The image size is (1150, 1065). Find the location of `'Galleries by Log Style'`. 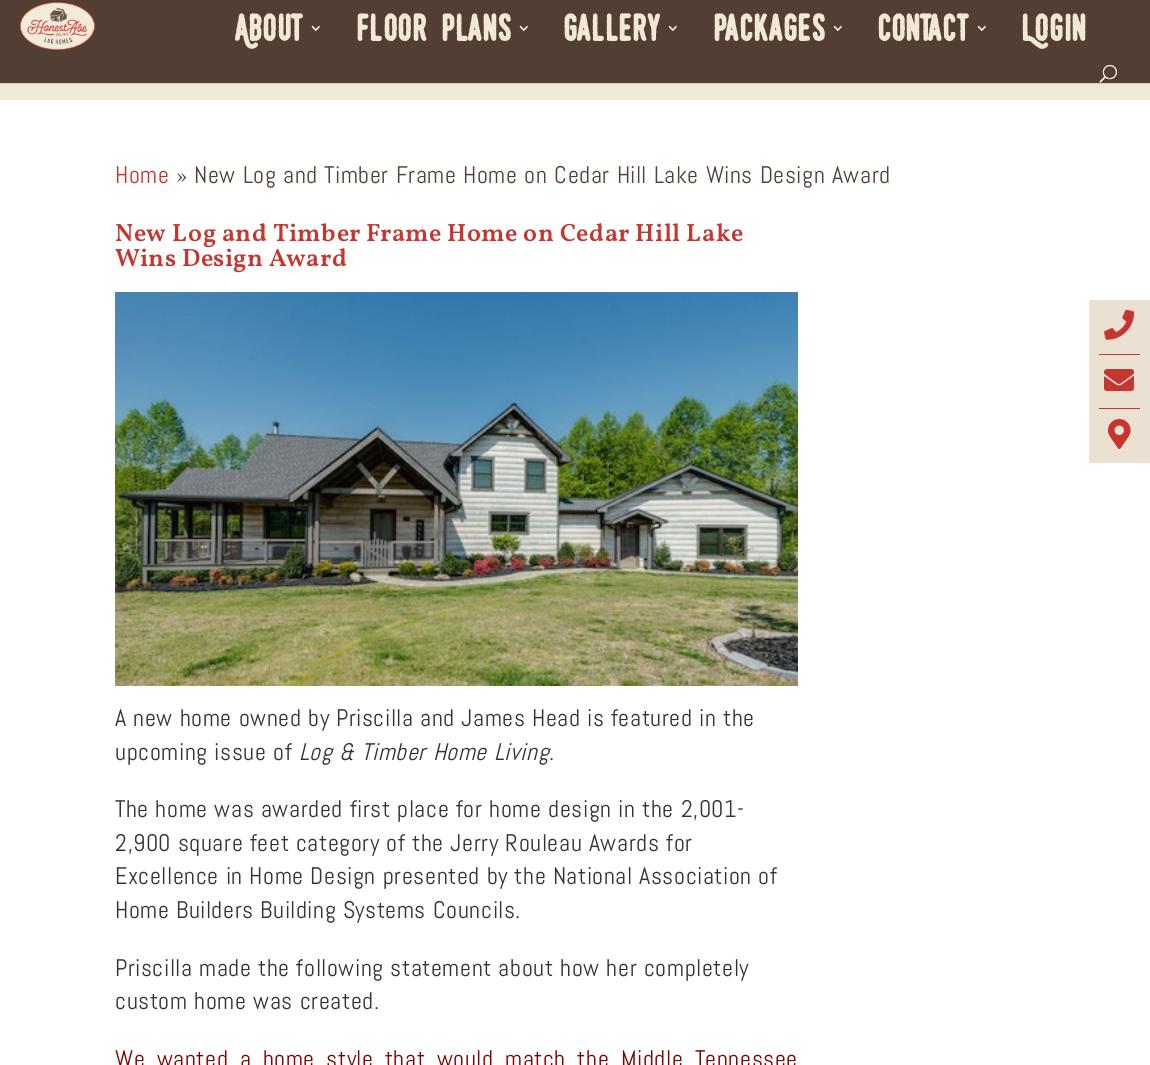

'Galleries by Log Style' is located at coordinates (678, 127).